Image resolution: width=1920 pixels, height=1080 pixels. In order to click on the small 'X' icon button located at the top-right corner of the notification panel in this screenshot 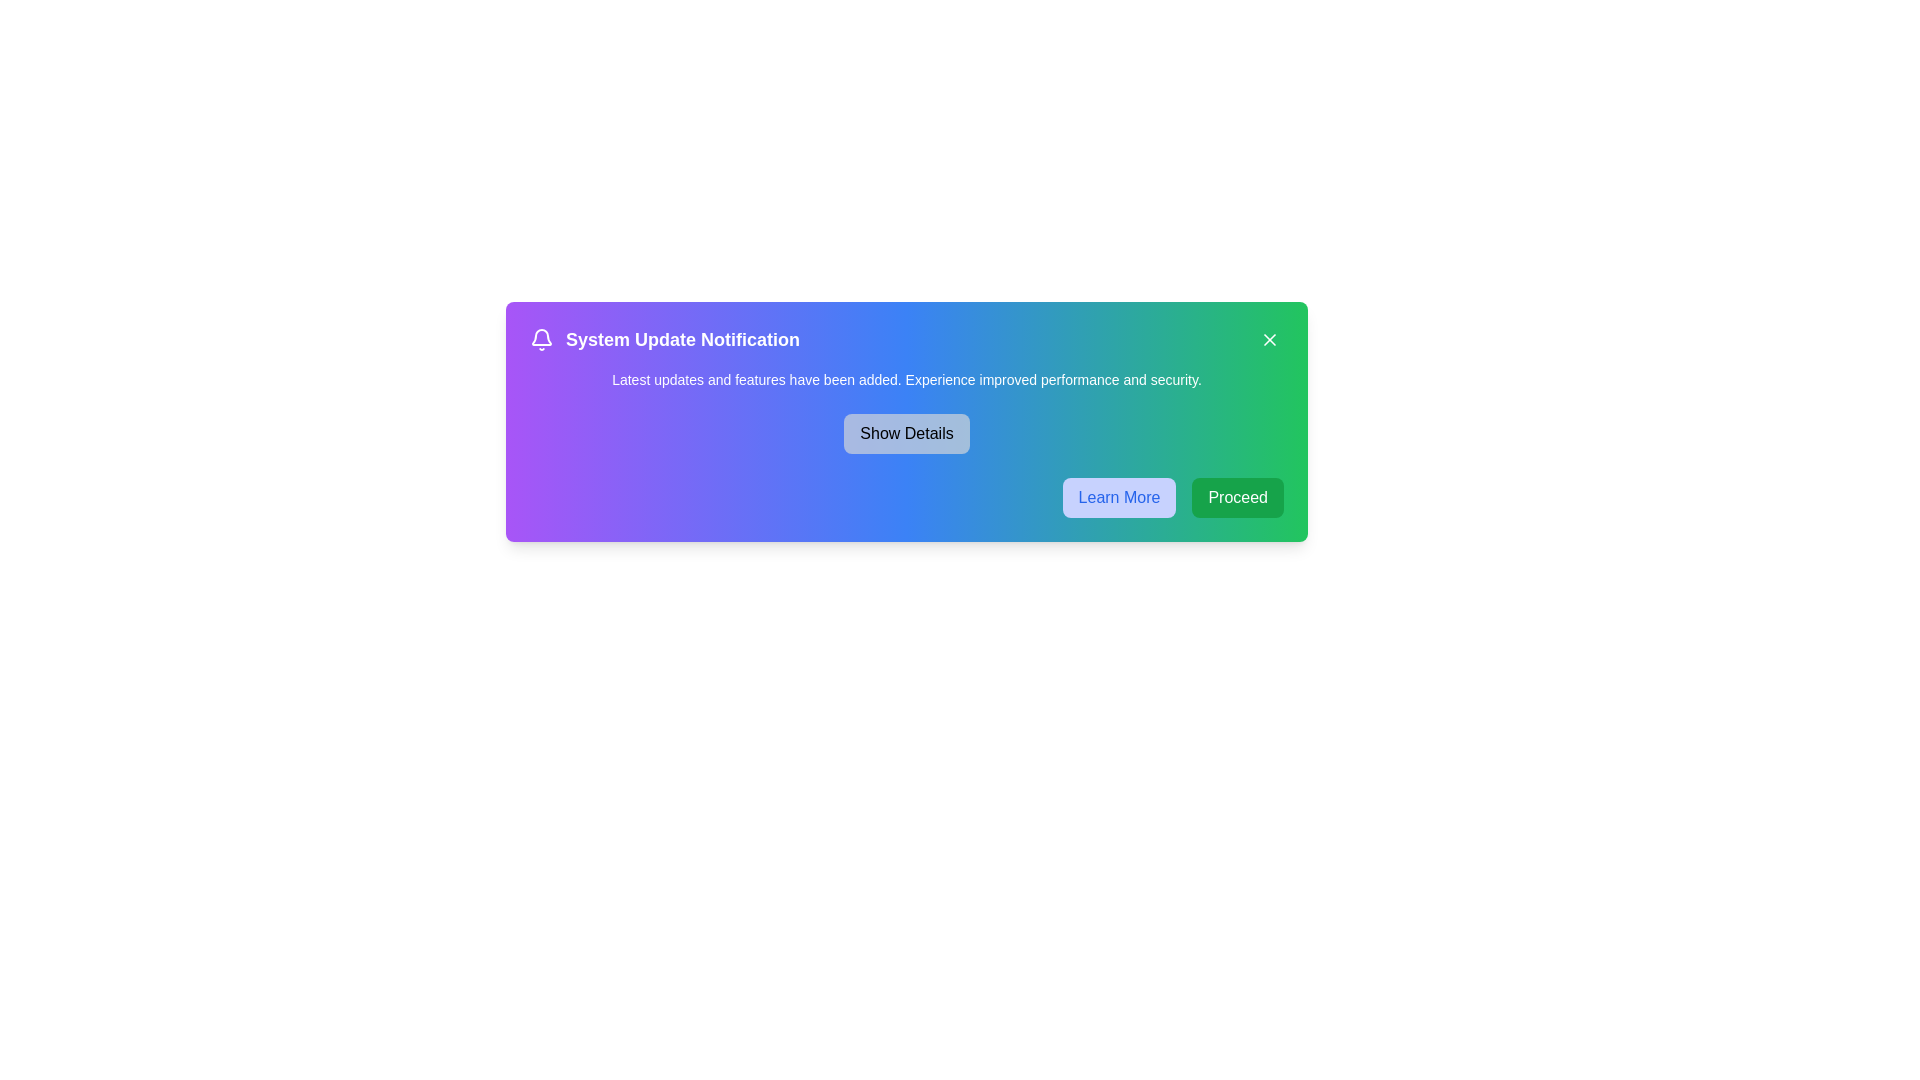, I will do `click(1269, 338)`.